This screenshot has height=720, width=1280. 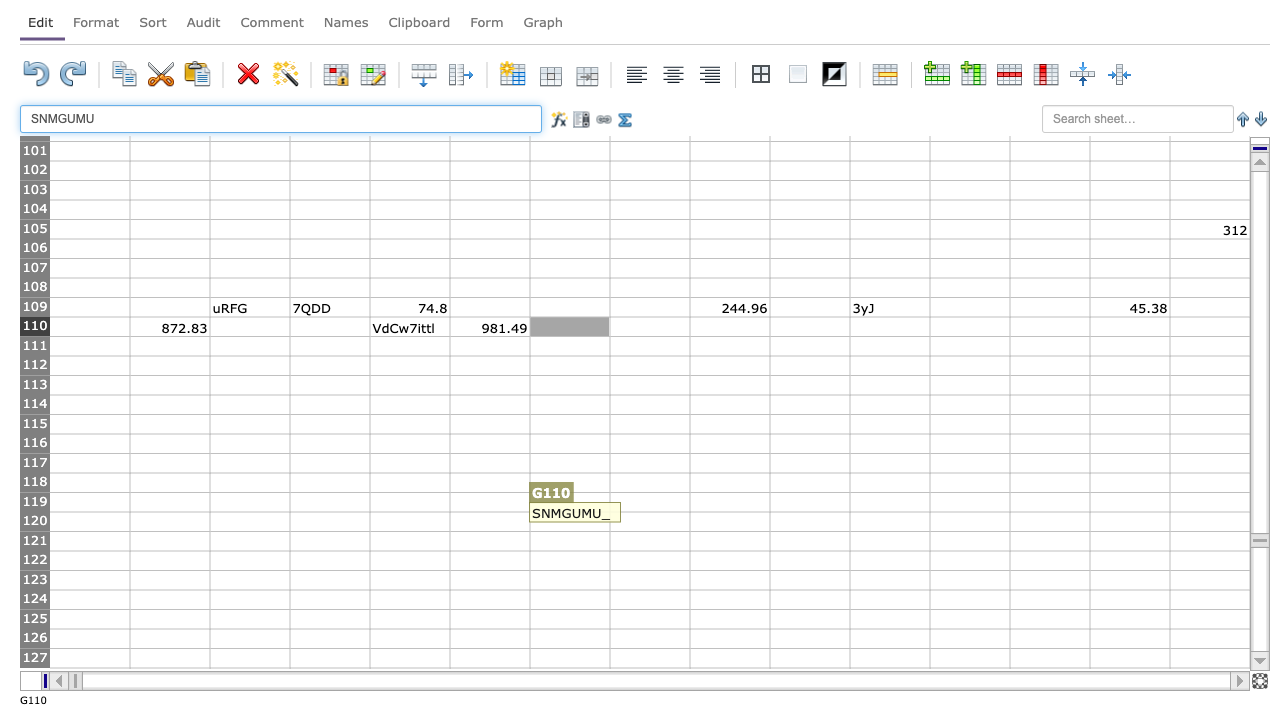 I want to click on cell I120, so click(x=728, y=520).